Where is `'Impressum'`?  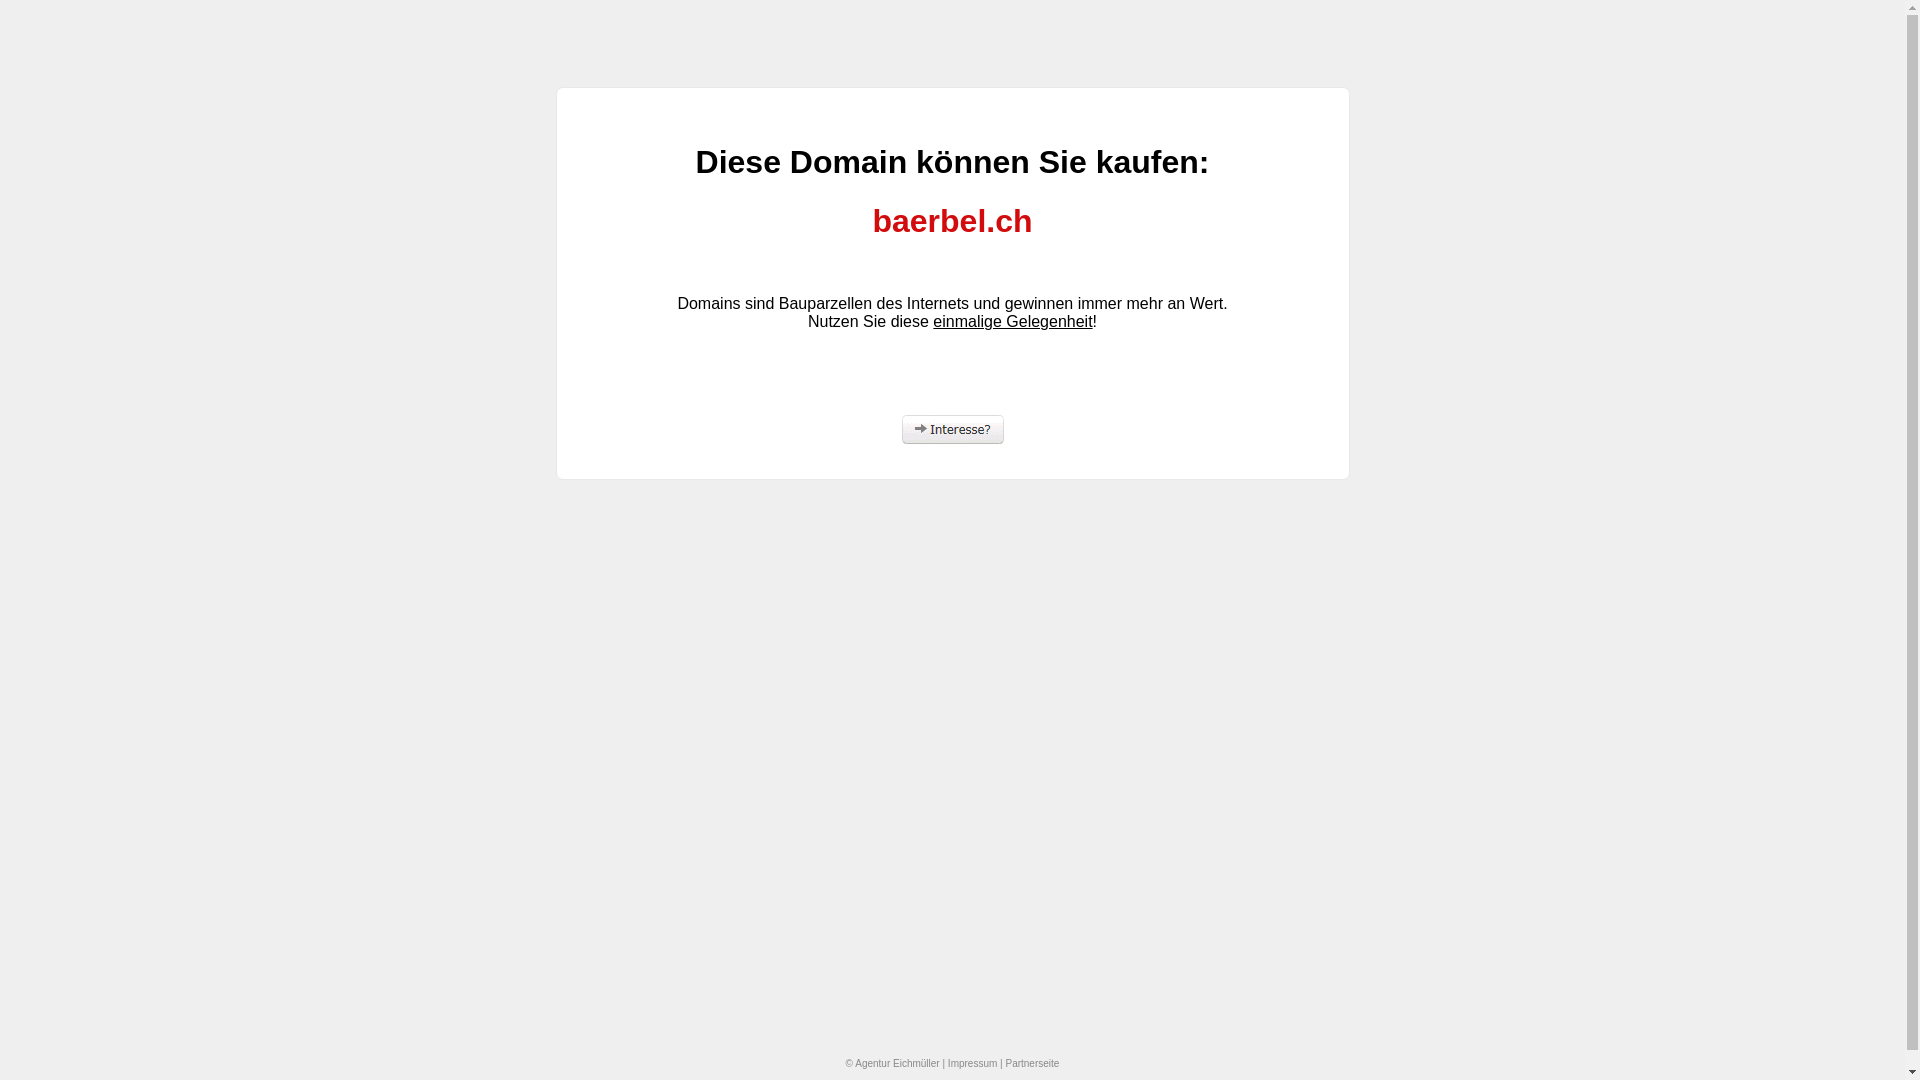 'Impressum' is located at coordinates (972, 1062).